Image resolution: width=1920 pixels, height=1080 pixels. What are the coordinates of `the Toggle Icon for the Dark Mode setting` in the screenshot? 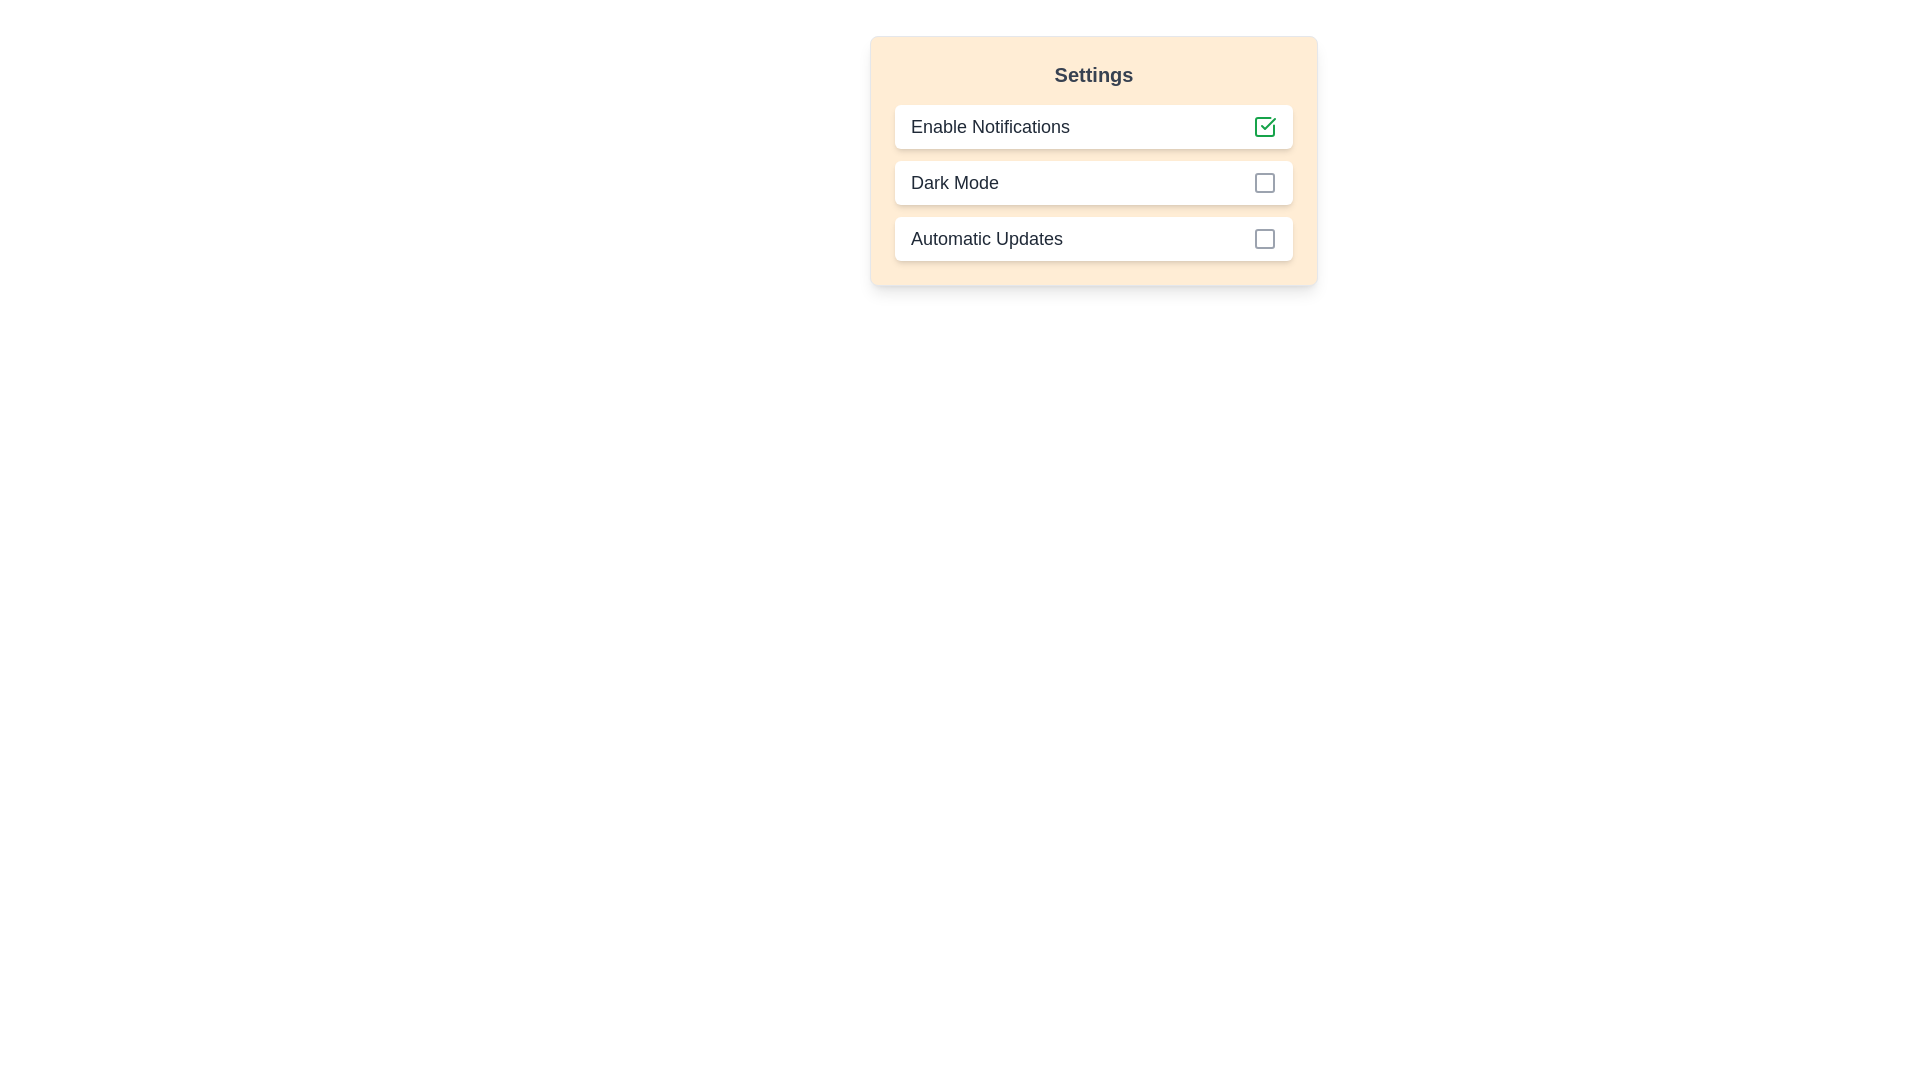 It's located at (1264, 182).